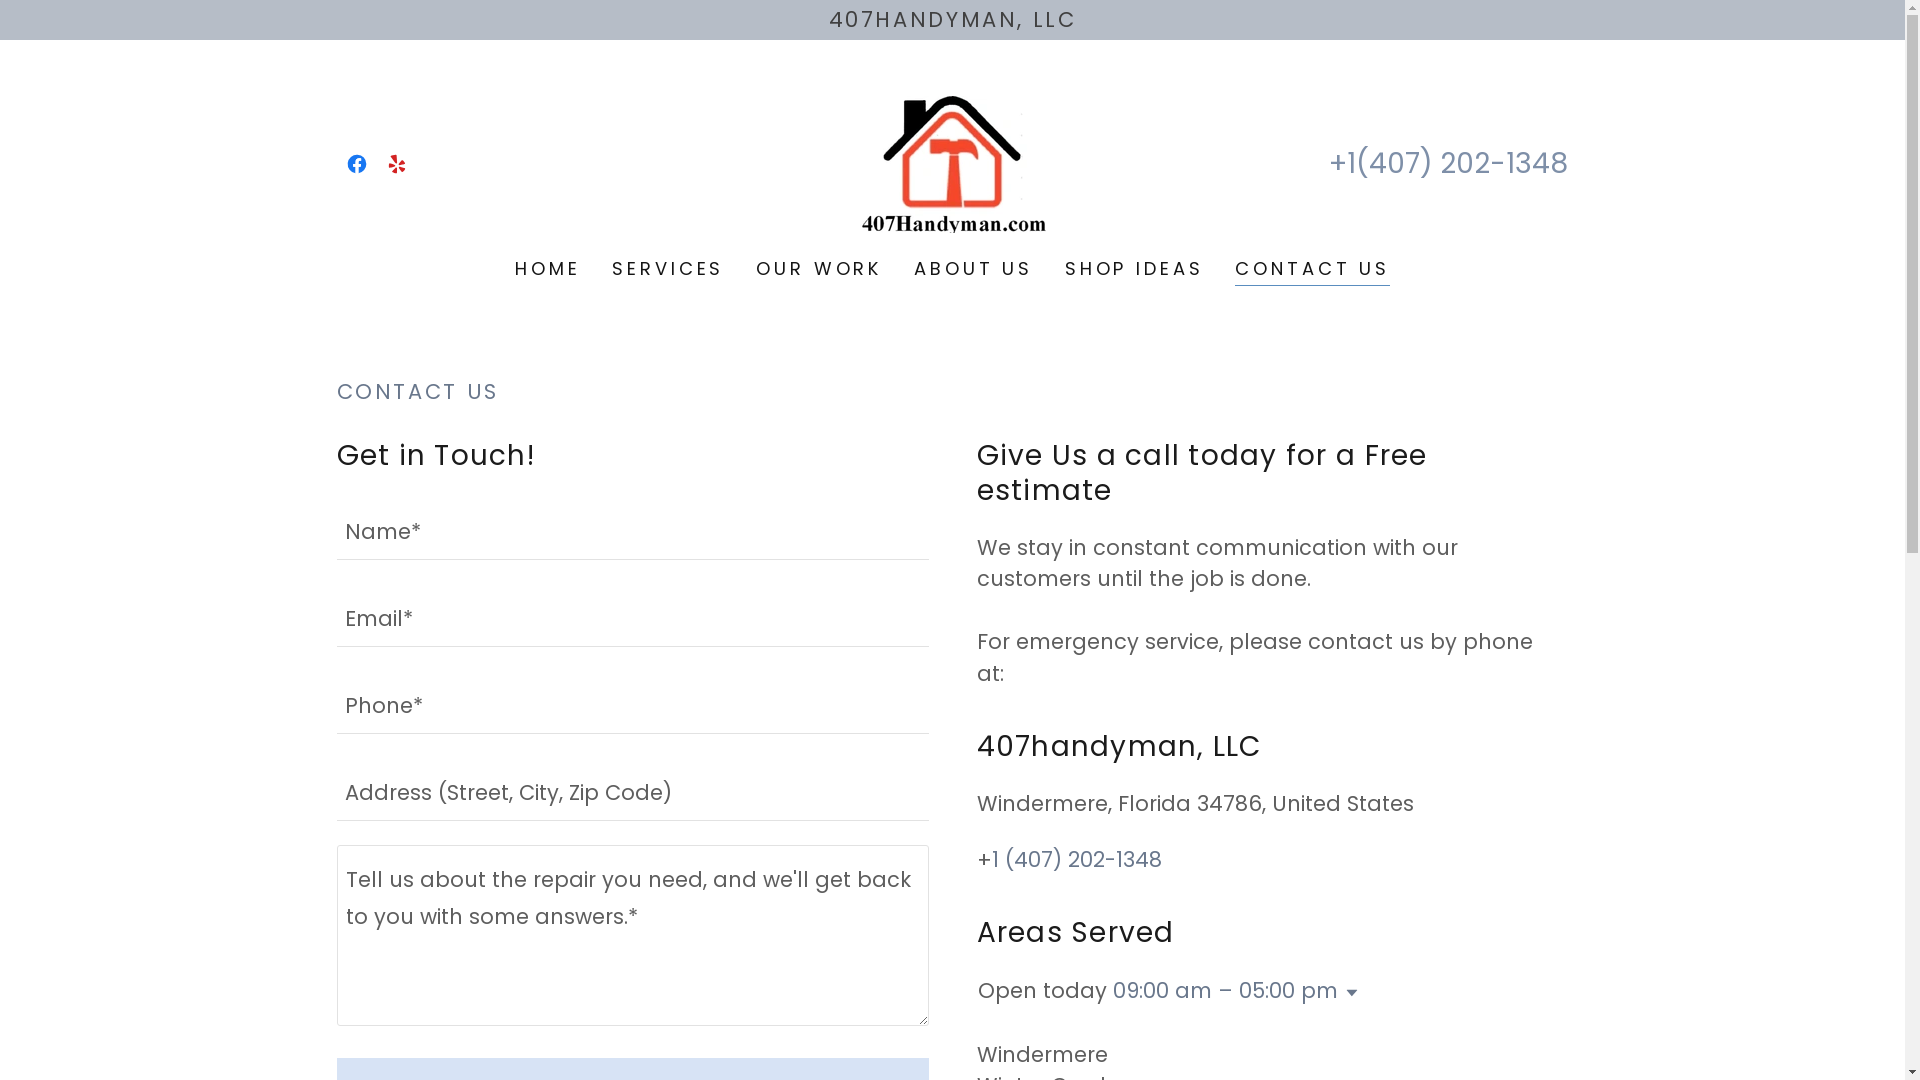 The width and height of the screenshot is (1920, 1080). Describe the element at coordinates (1134, 266) in the screenshot. I see `'SHOP IDEAS'` at that location.